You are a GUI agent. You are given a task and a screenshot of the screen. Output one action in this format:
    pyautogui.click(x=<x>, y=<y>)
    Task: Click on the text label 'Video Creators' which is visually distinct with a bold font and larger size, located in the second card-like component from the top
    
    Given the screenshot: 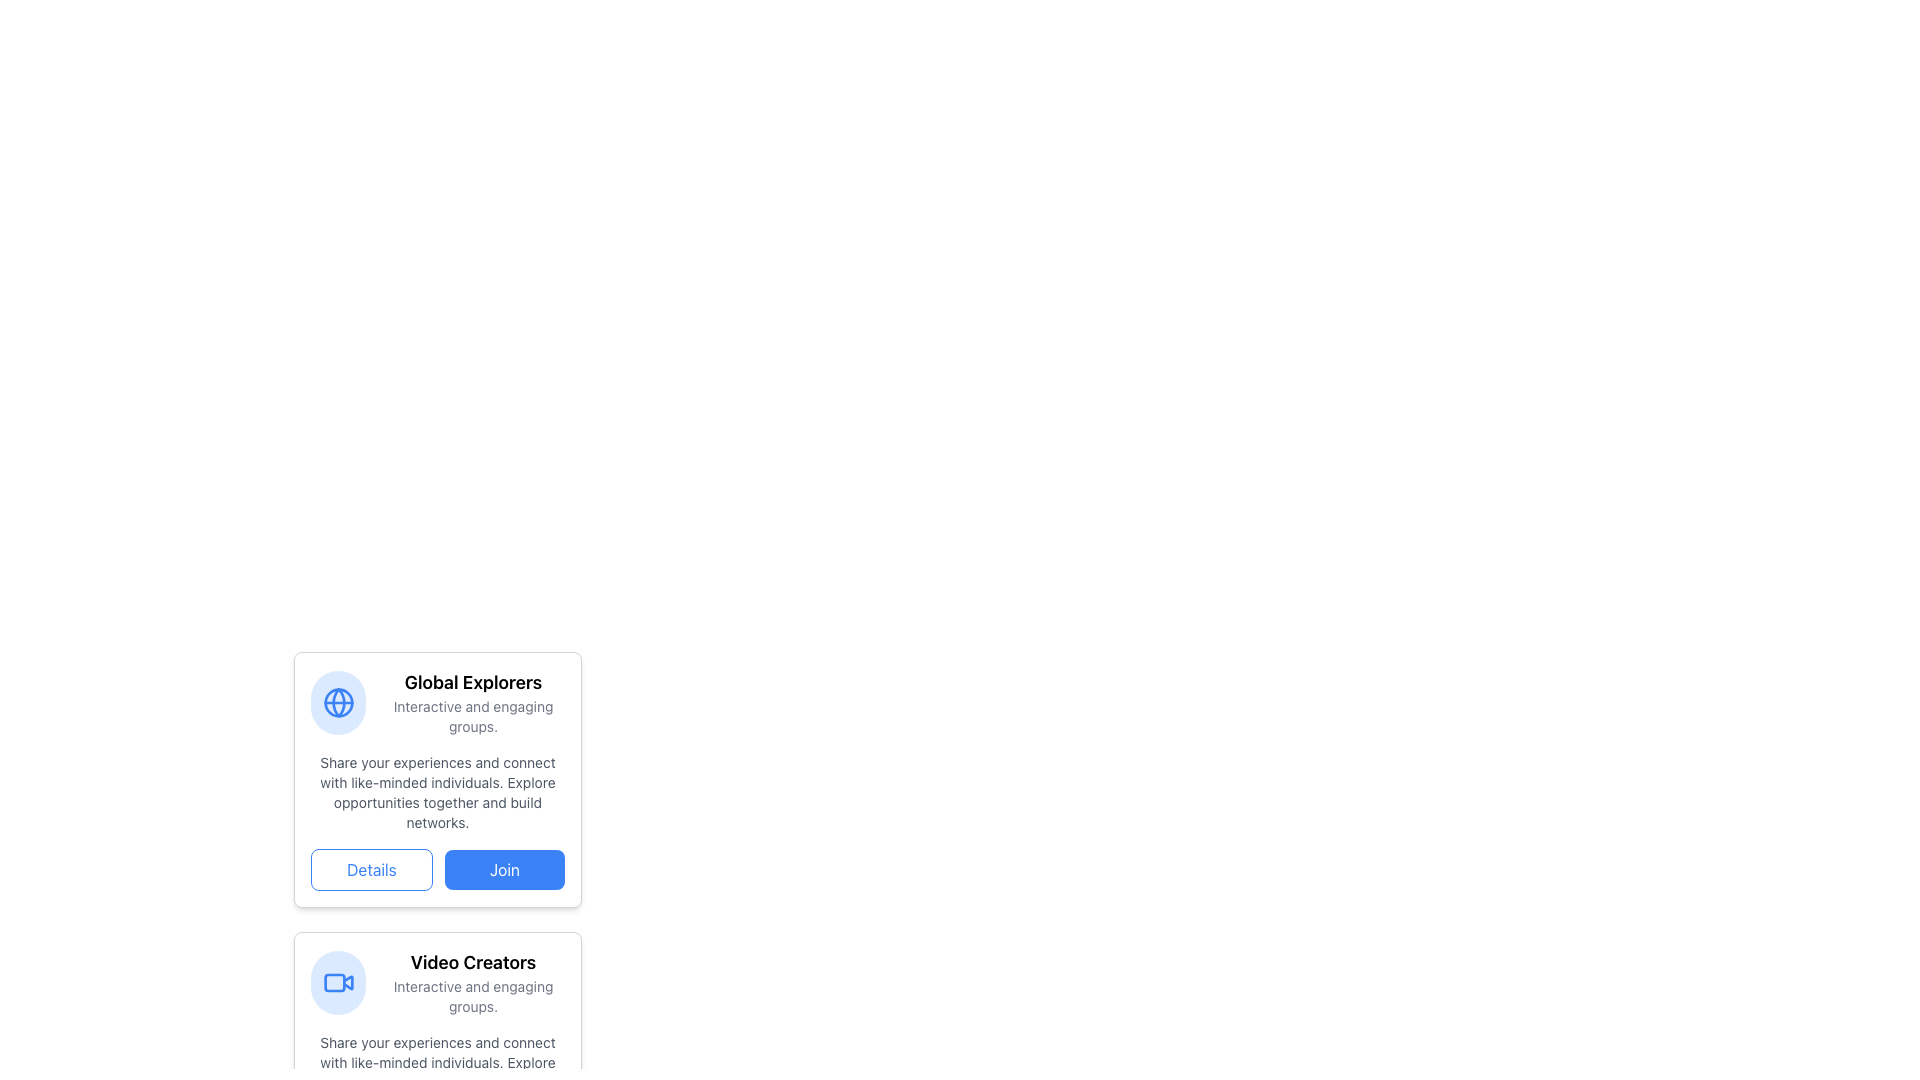 What is the action you would take?
    pyautogui.click(x=472, y=962)
    